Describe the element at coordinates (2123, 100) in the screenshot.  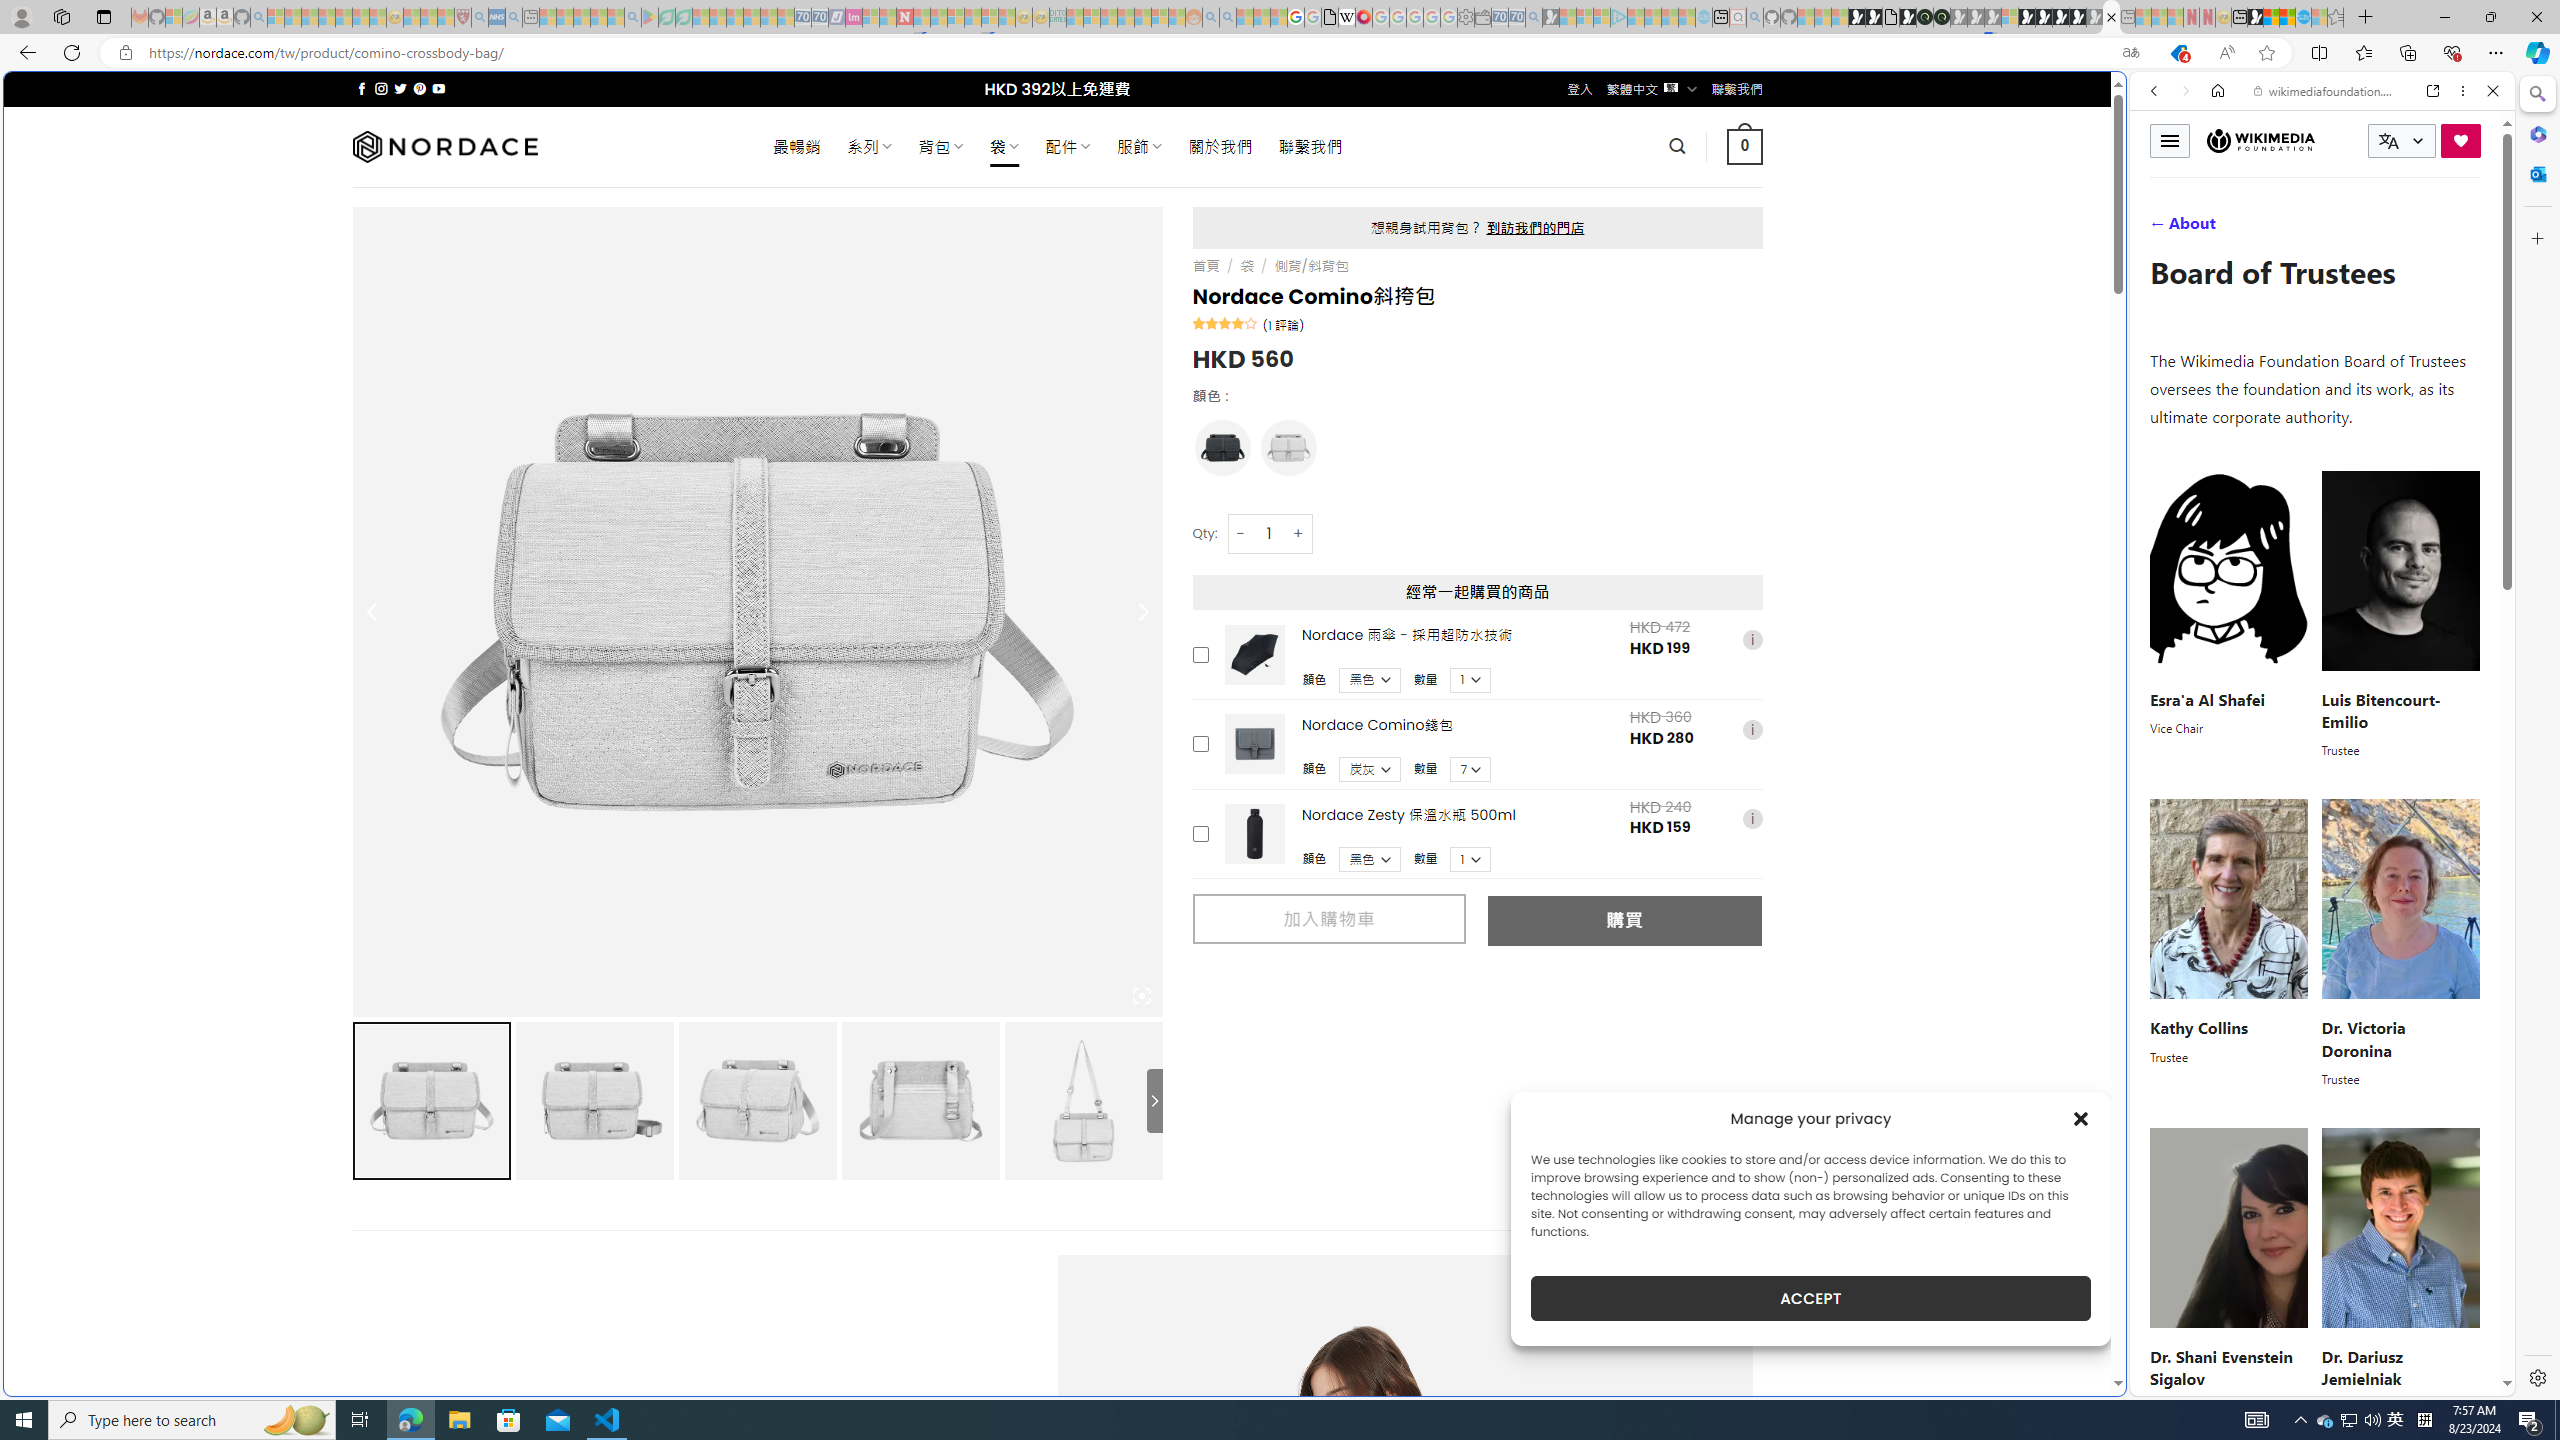
I see `'Close split screen'` at that location.